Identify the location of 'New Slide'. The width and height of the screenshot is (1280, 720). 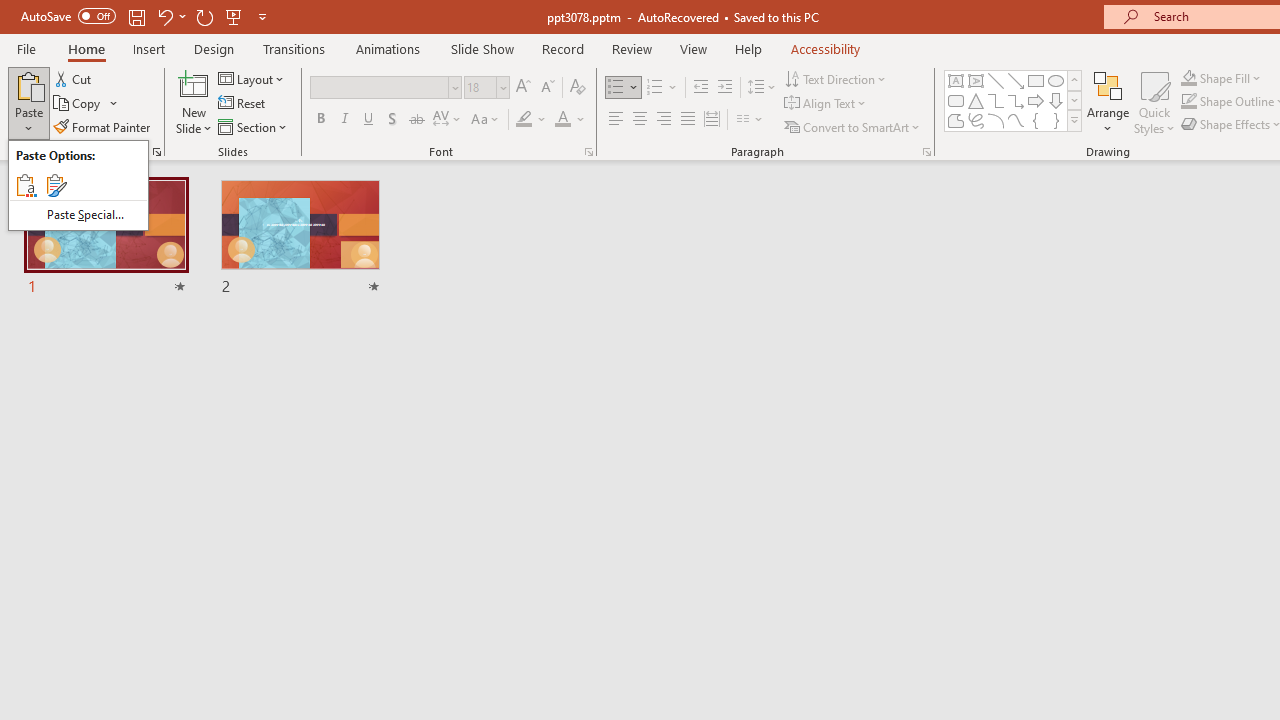
(193, 84).